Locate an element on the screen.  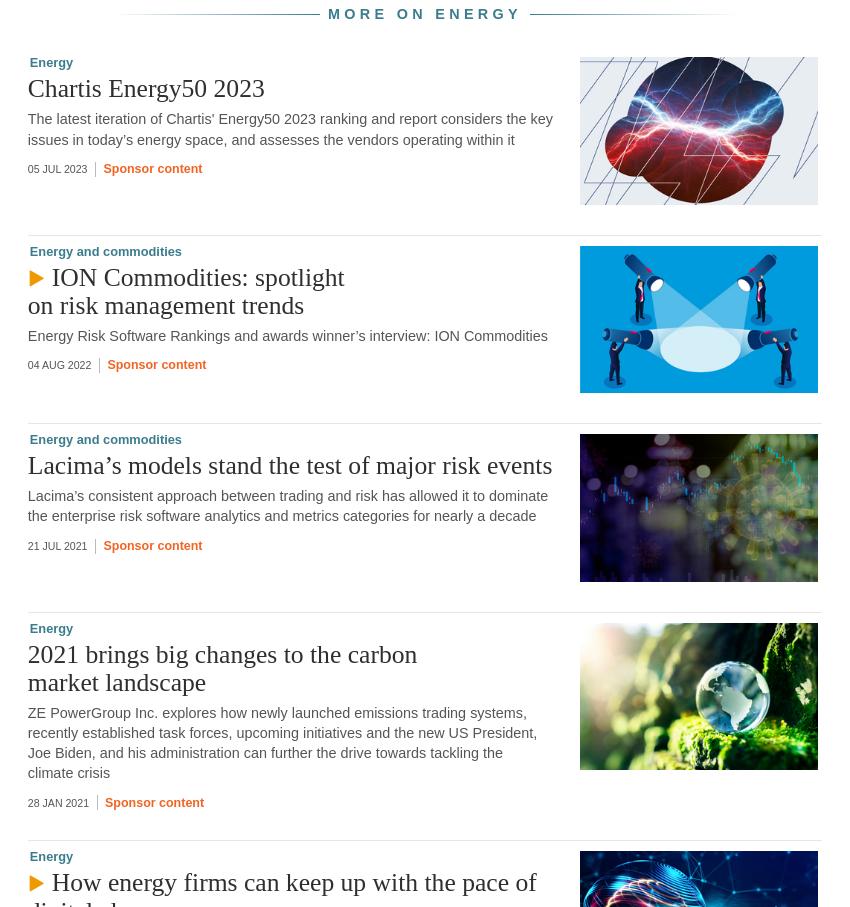
'ZE PowerGroup Inc. explores how newly launched emissions trading systems, recently established task forces, upcoming initiatives and the new US President, Joe Biden, and his administration can further the drive towards tackling the climate crisis' is located at coordinates (26, 742).